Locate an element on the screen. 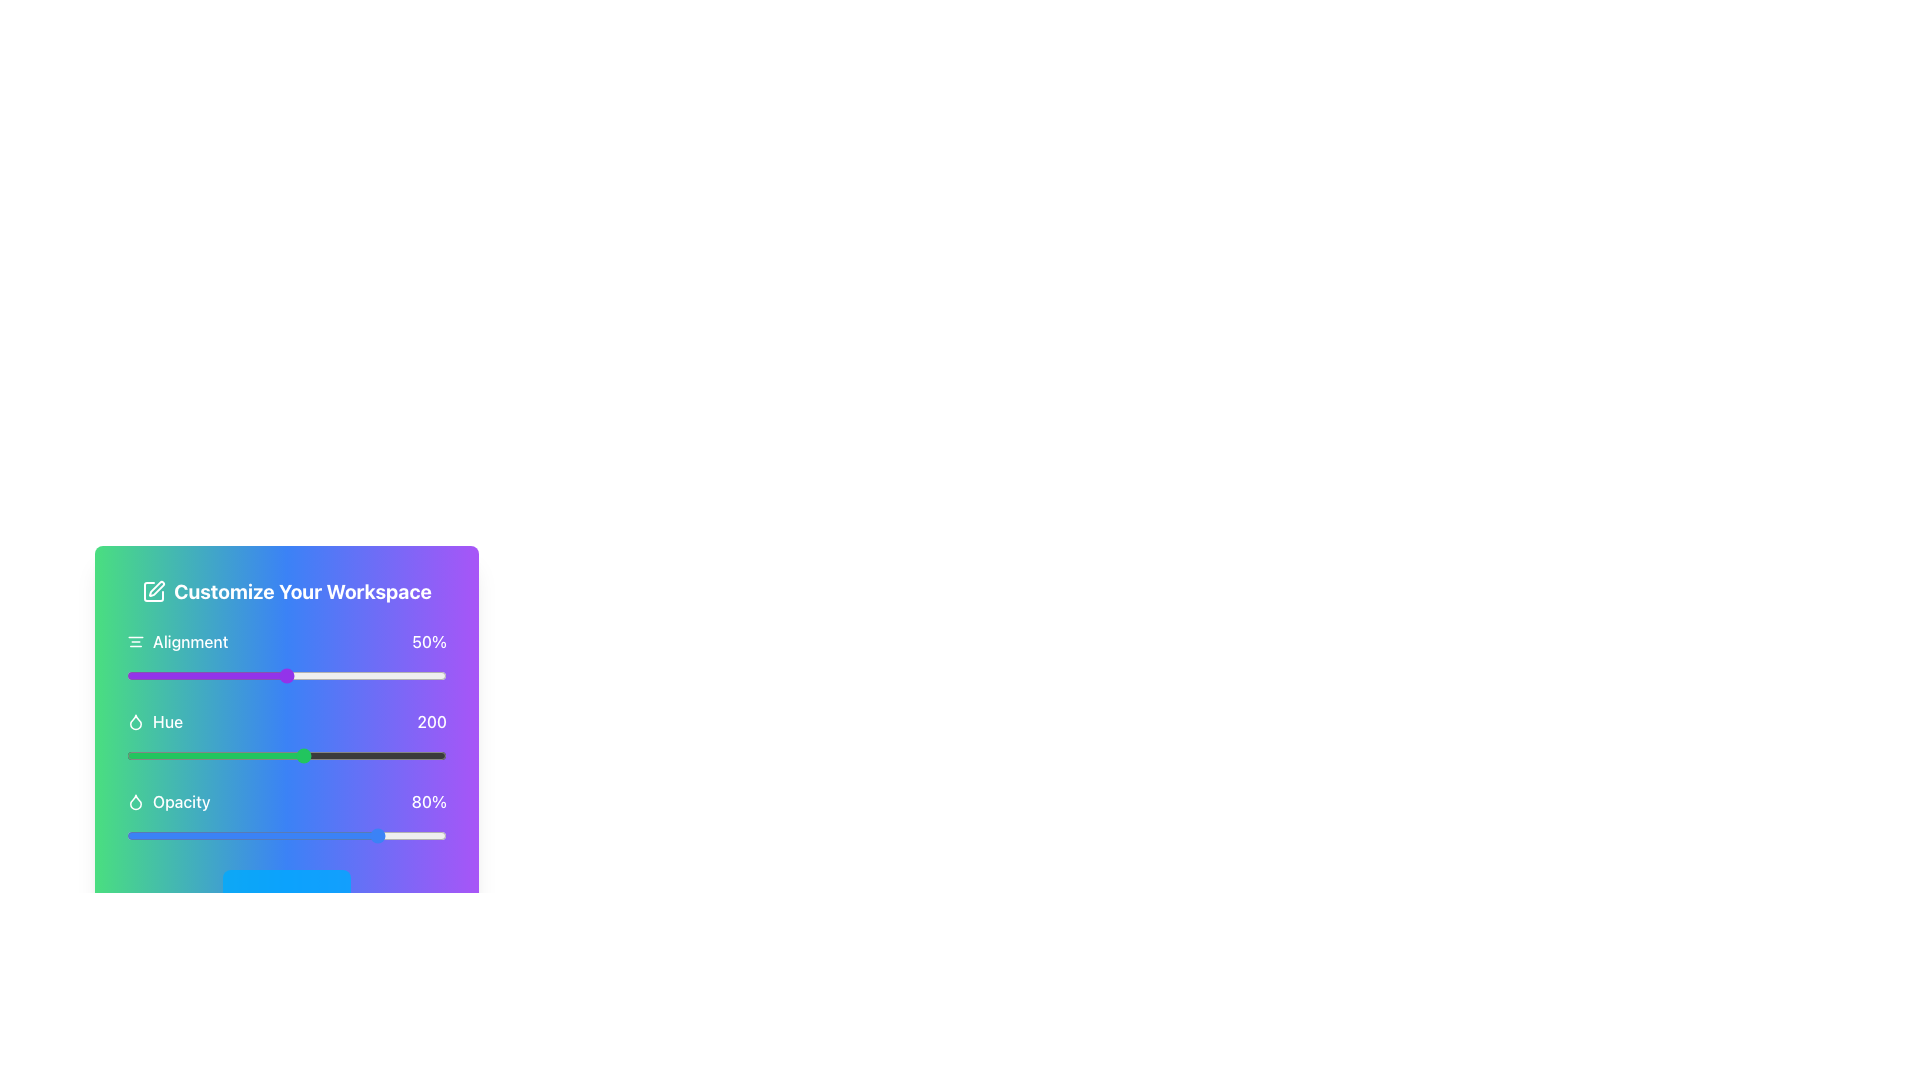 The height and width of the screenshot is (1080, 1920). the customization icon located at the far left of the title 'Customize Your Workspace' is located at coordinates (153, 590).